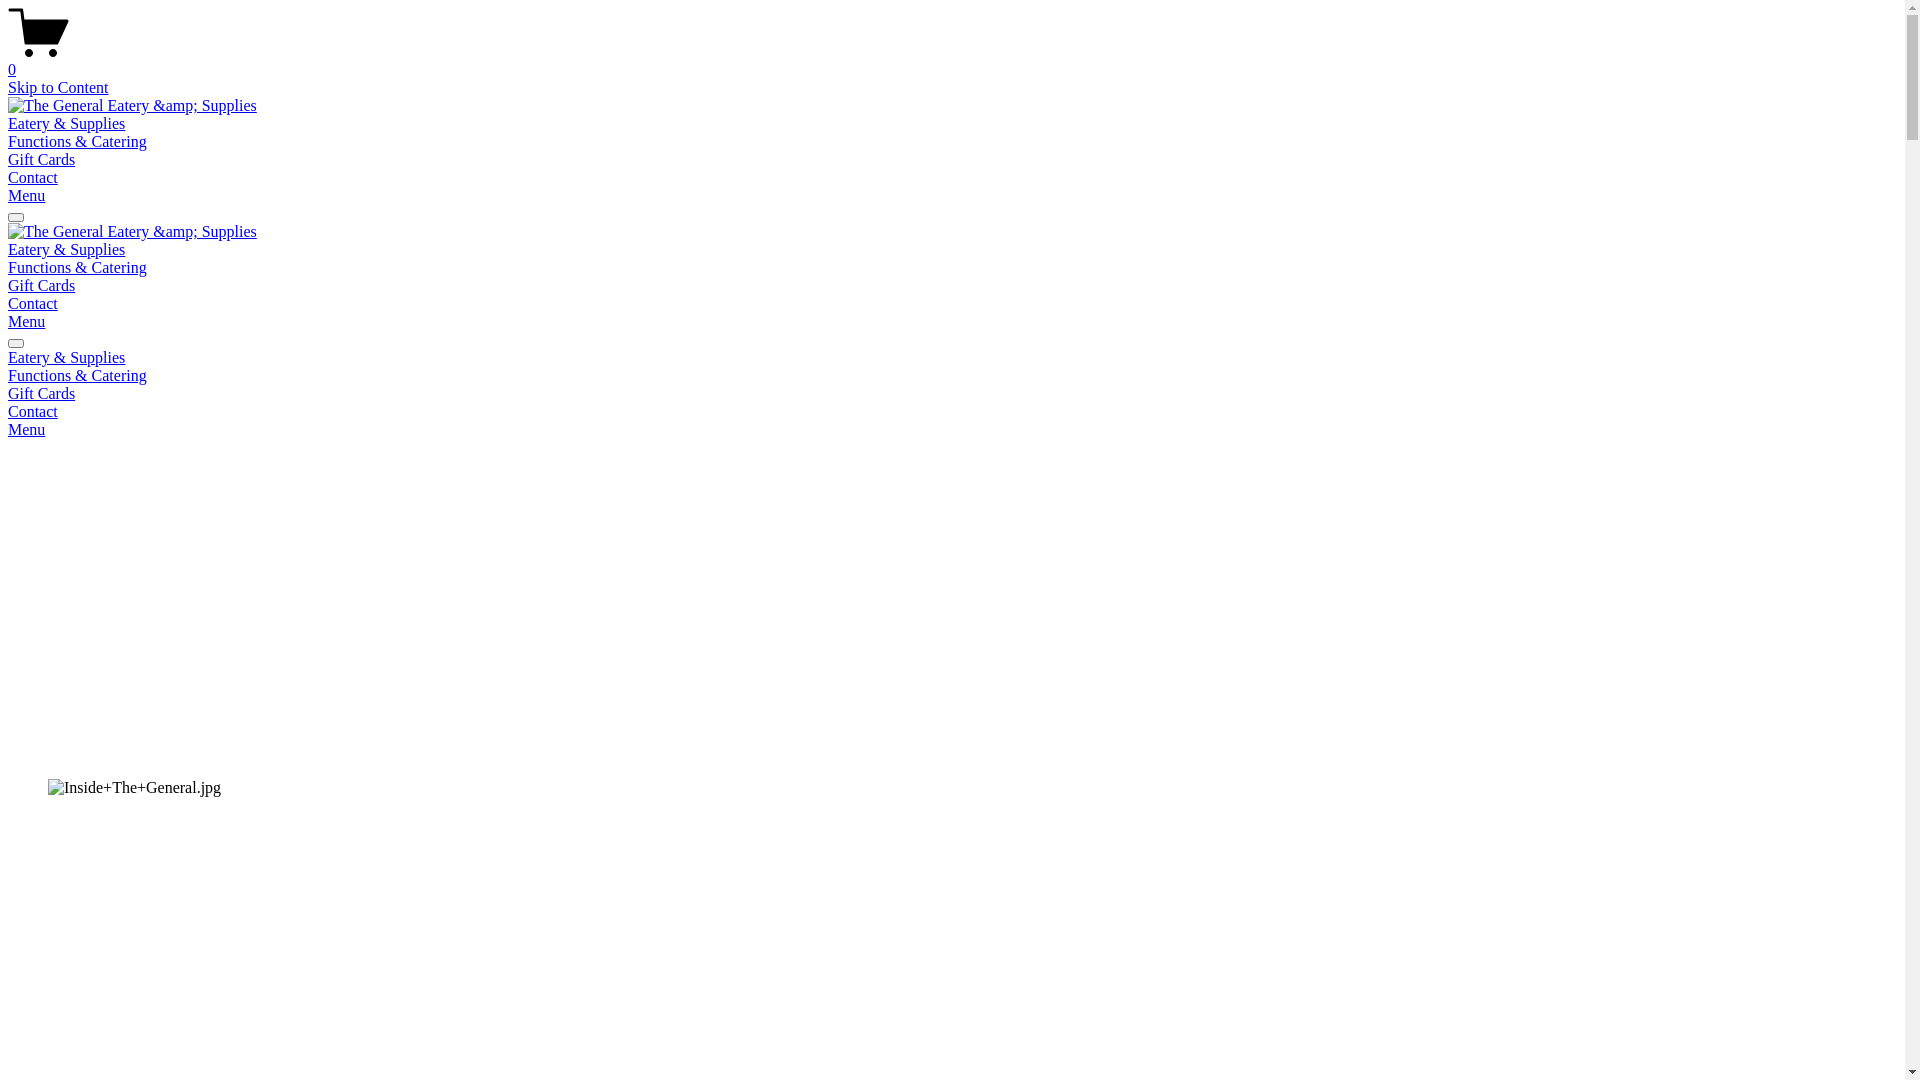 Image resolution: width=1920 pixels, height=1080 pixels. What do you see at coordinates (8, 248) in the screenshot?
I see `'Eatery & Supplies'` at bounding box center [8, 248].